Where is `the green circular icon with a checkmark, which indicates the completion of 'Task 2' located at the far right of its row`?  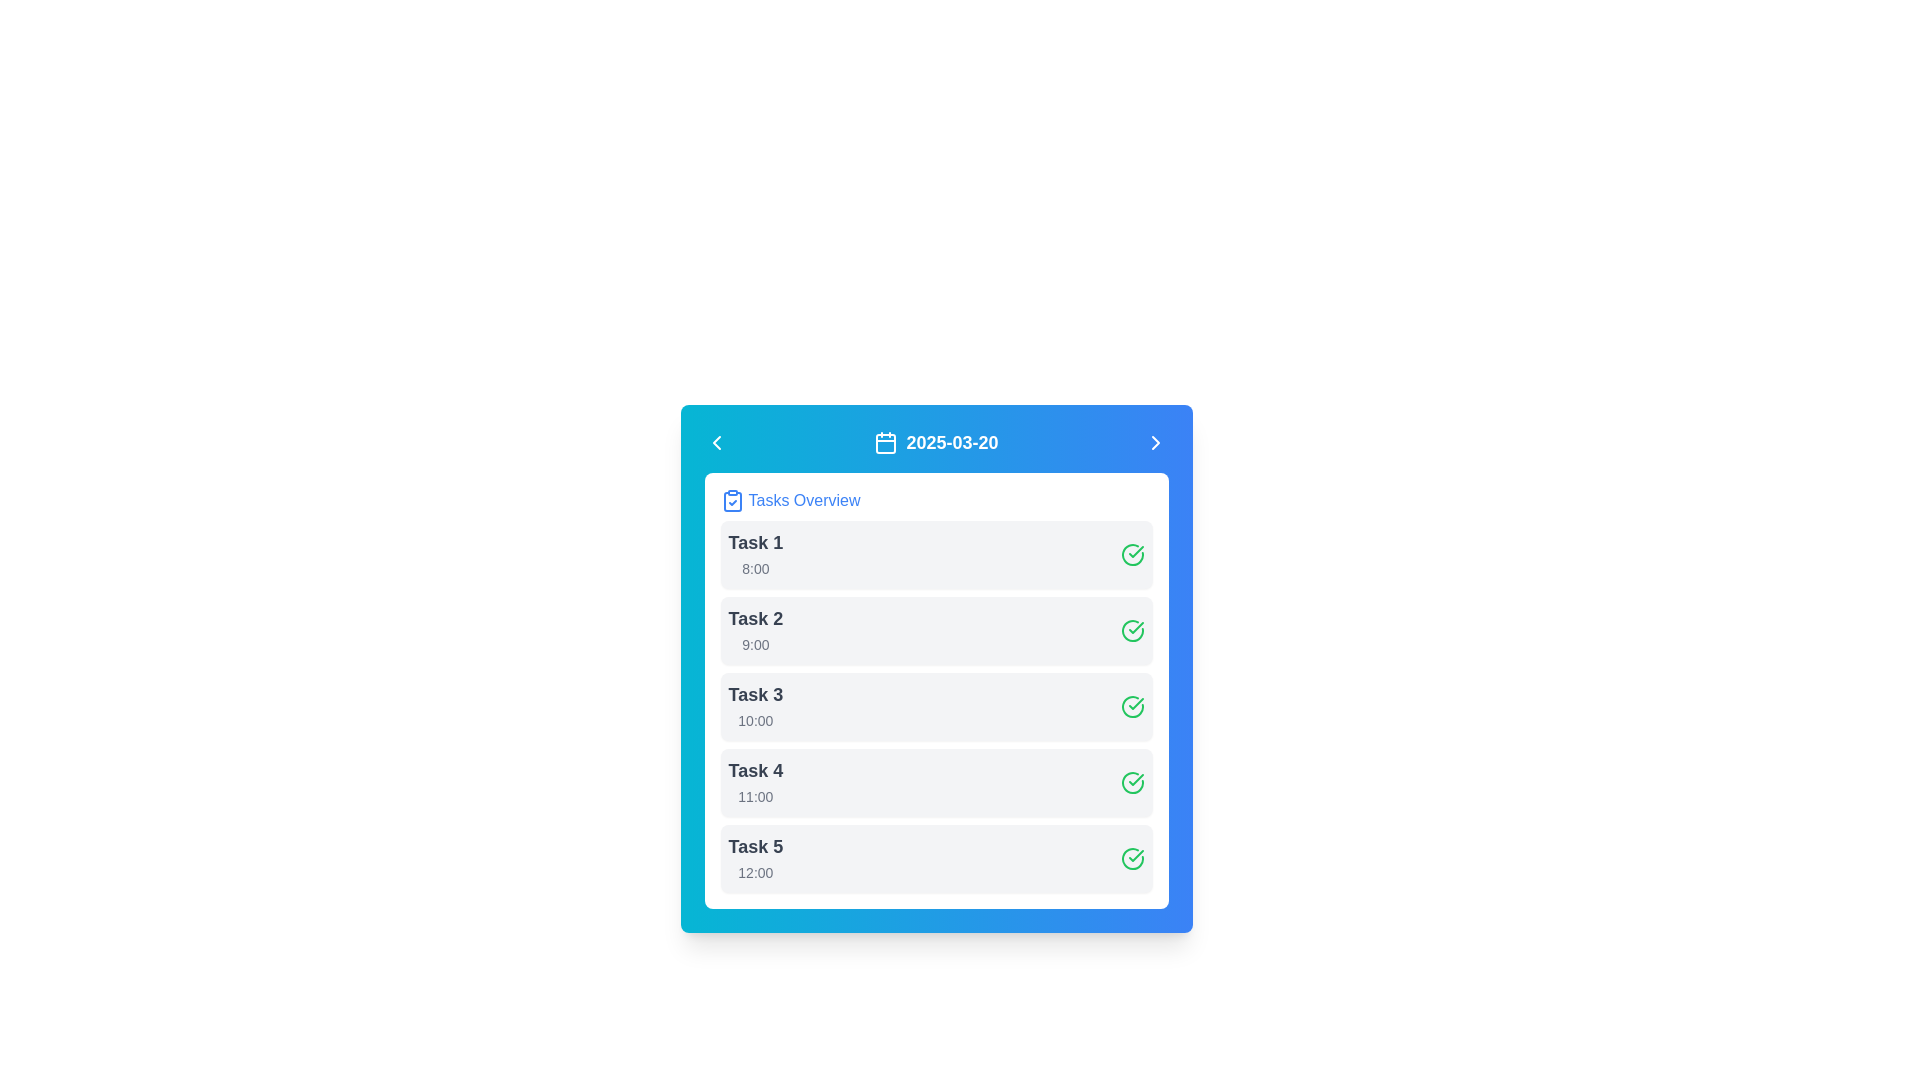 the green circular icon with a checkmark, which indicates the completion of 'Task 2' located at the far right of its row is located at coordinates (1132, 631).